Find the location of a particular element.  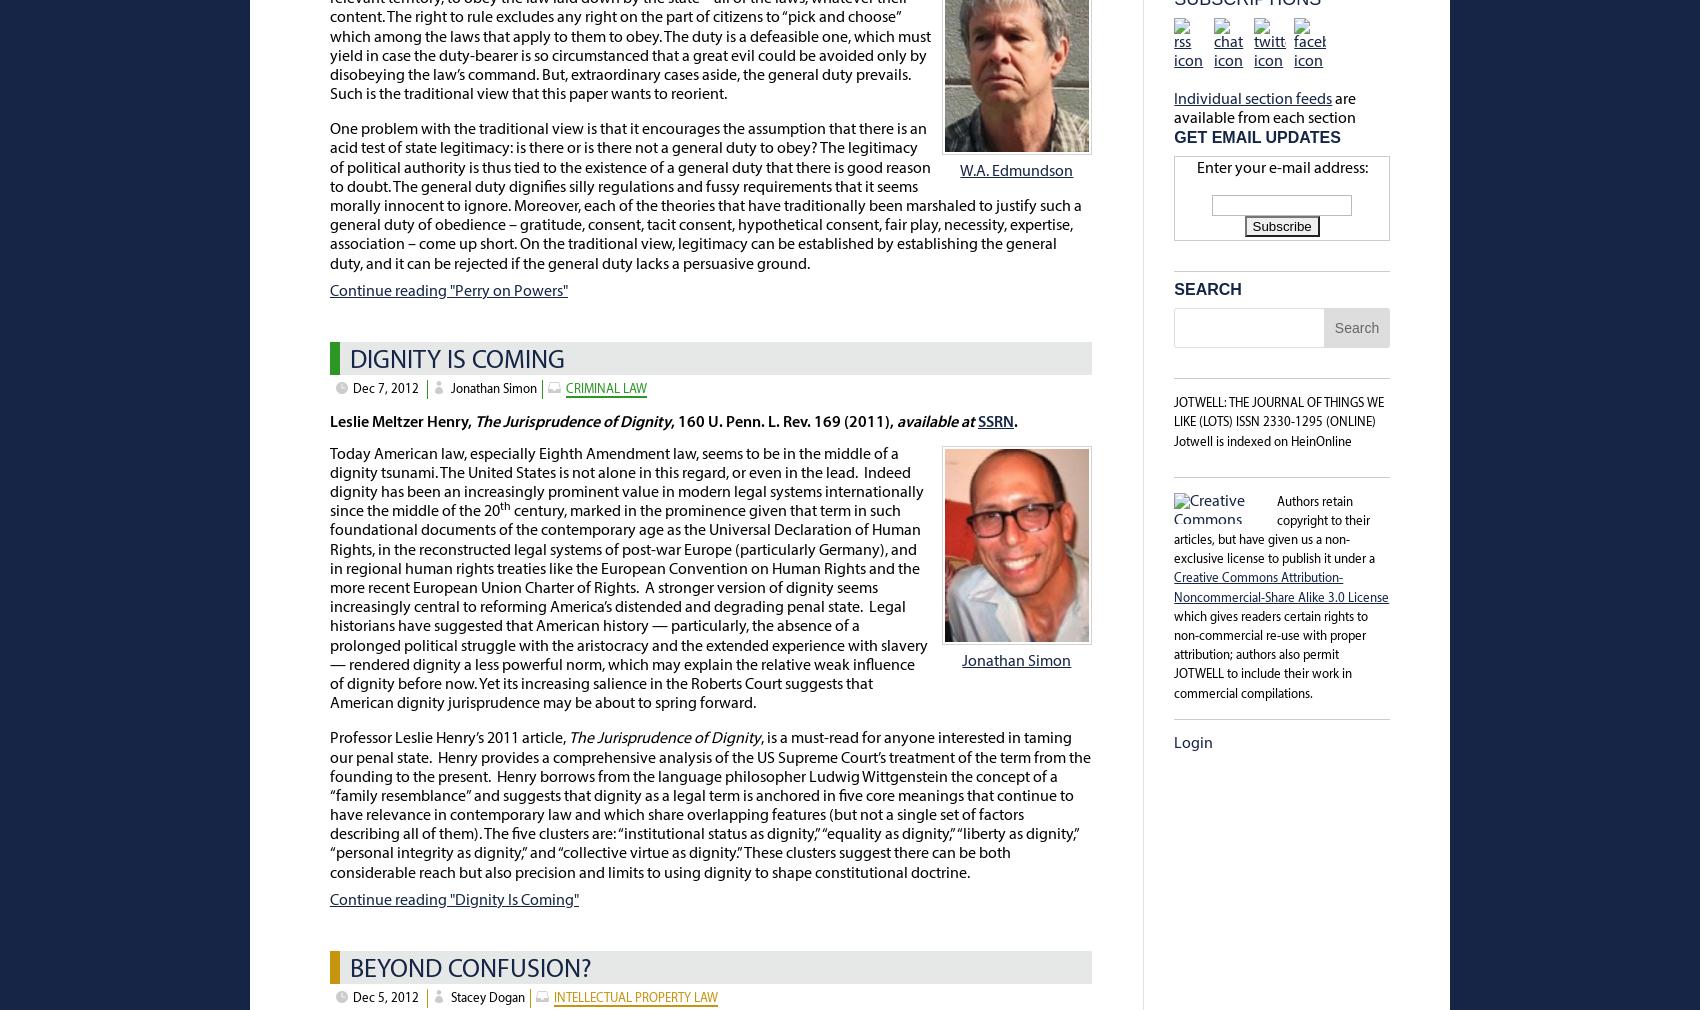

'Professor Leslie Henry’s 2011 article,' is located at coordinates (449, 738).